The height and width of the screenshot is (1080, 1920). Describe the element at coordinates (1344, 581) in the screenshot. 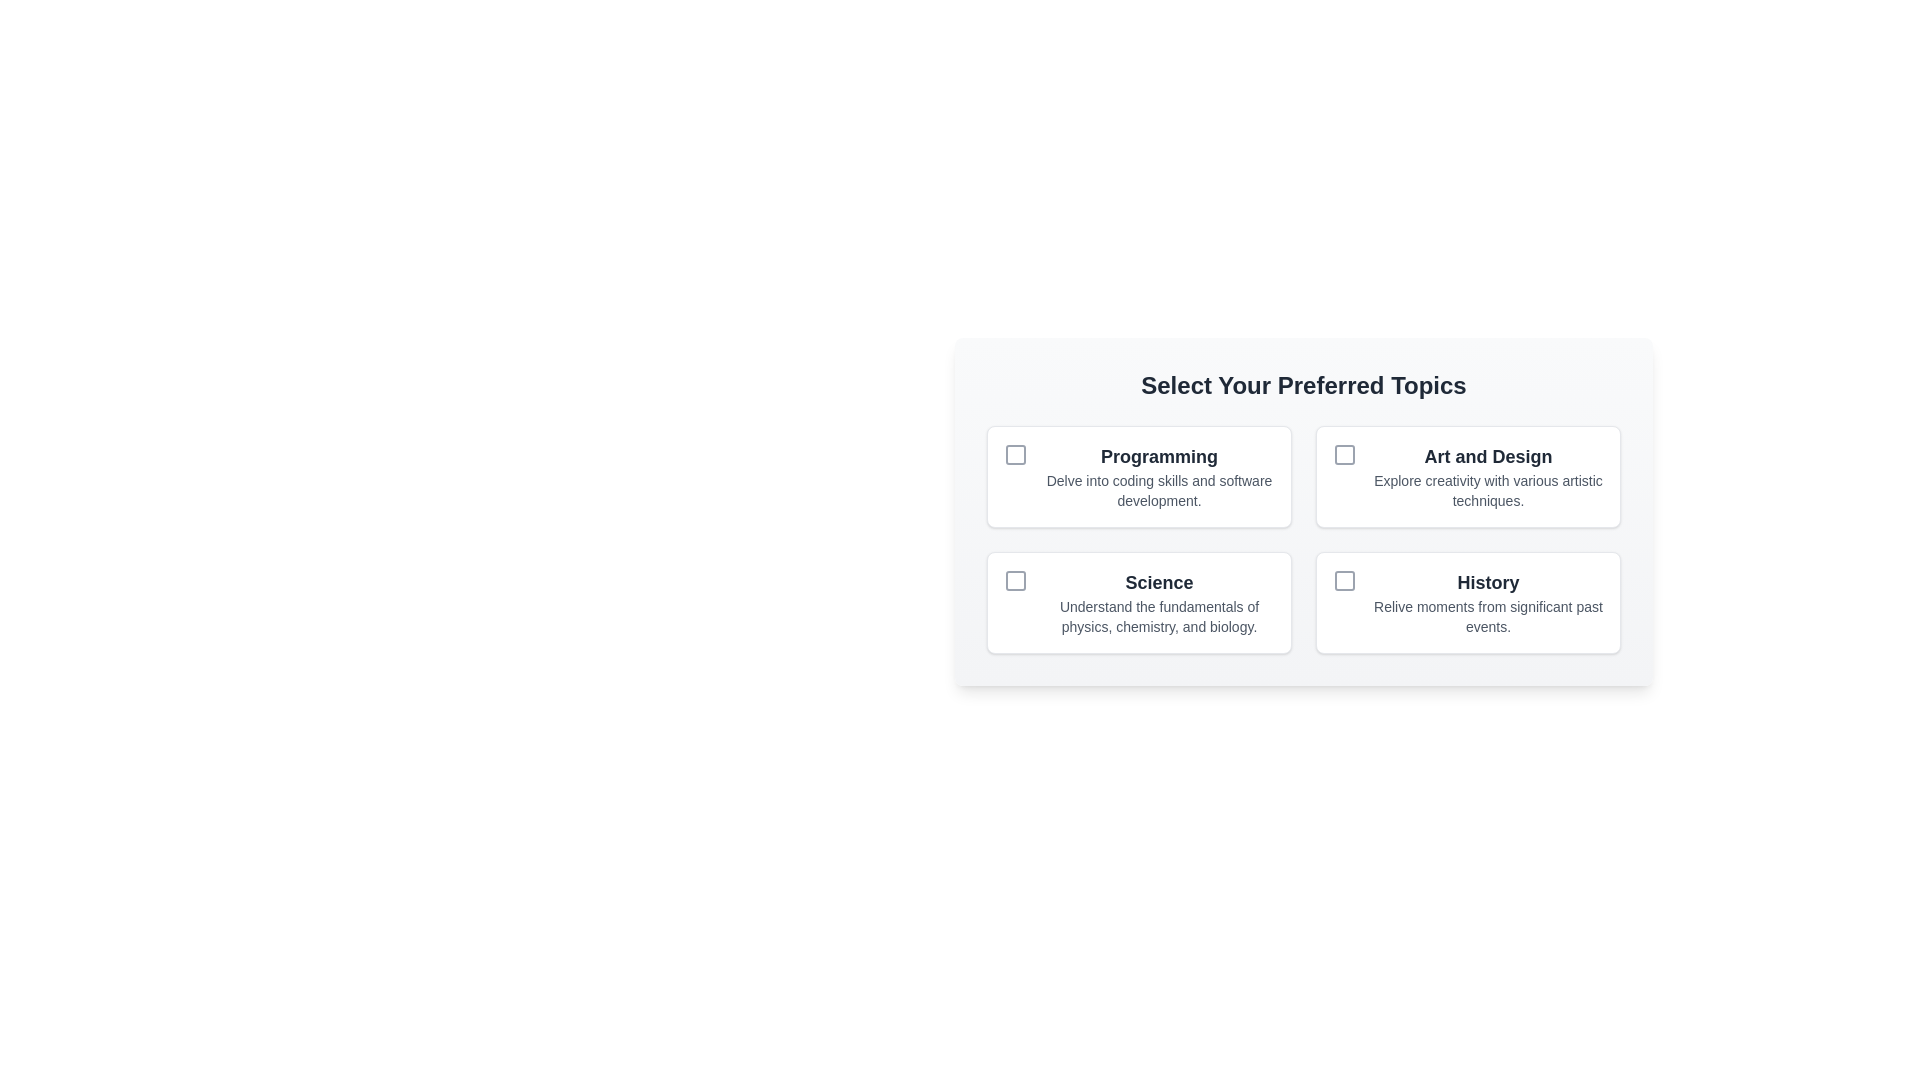

I see `the 'History' Checkbox to emphasize or highlight it, which is positioned in the second row, second column of the grouped checkbox options layout` at that location.